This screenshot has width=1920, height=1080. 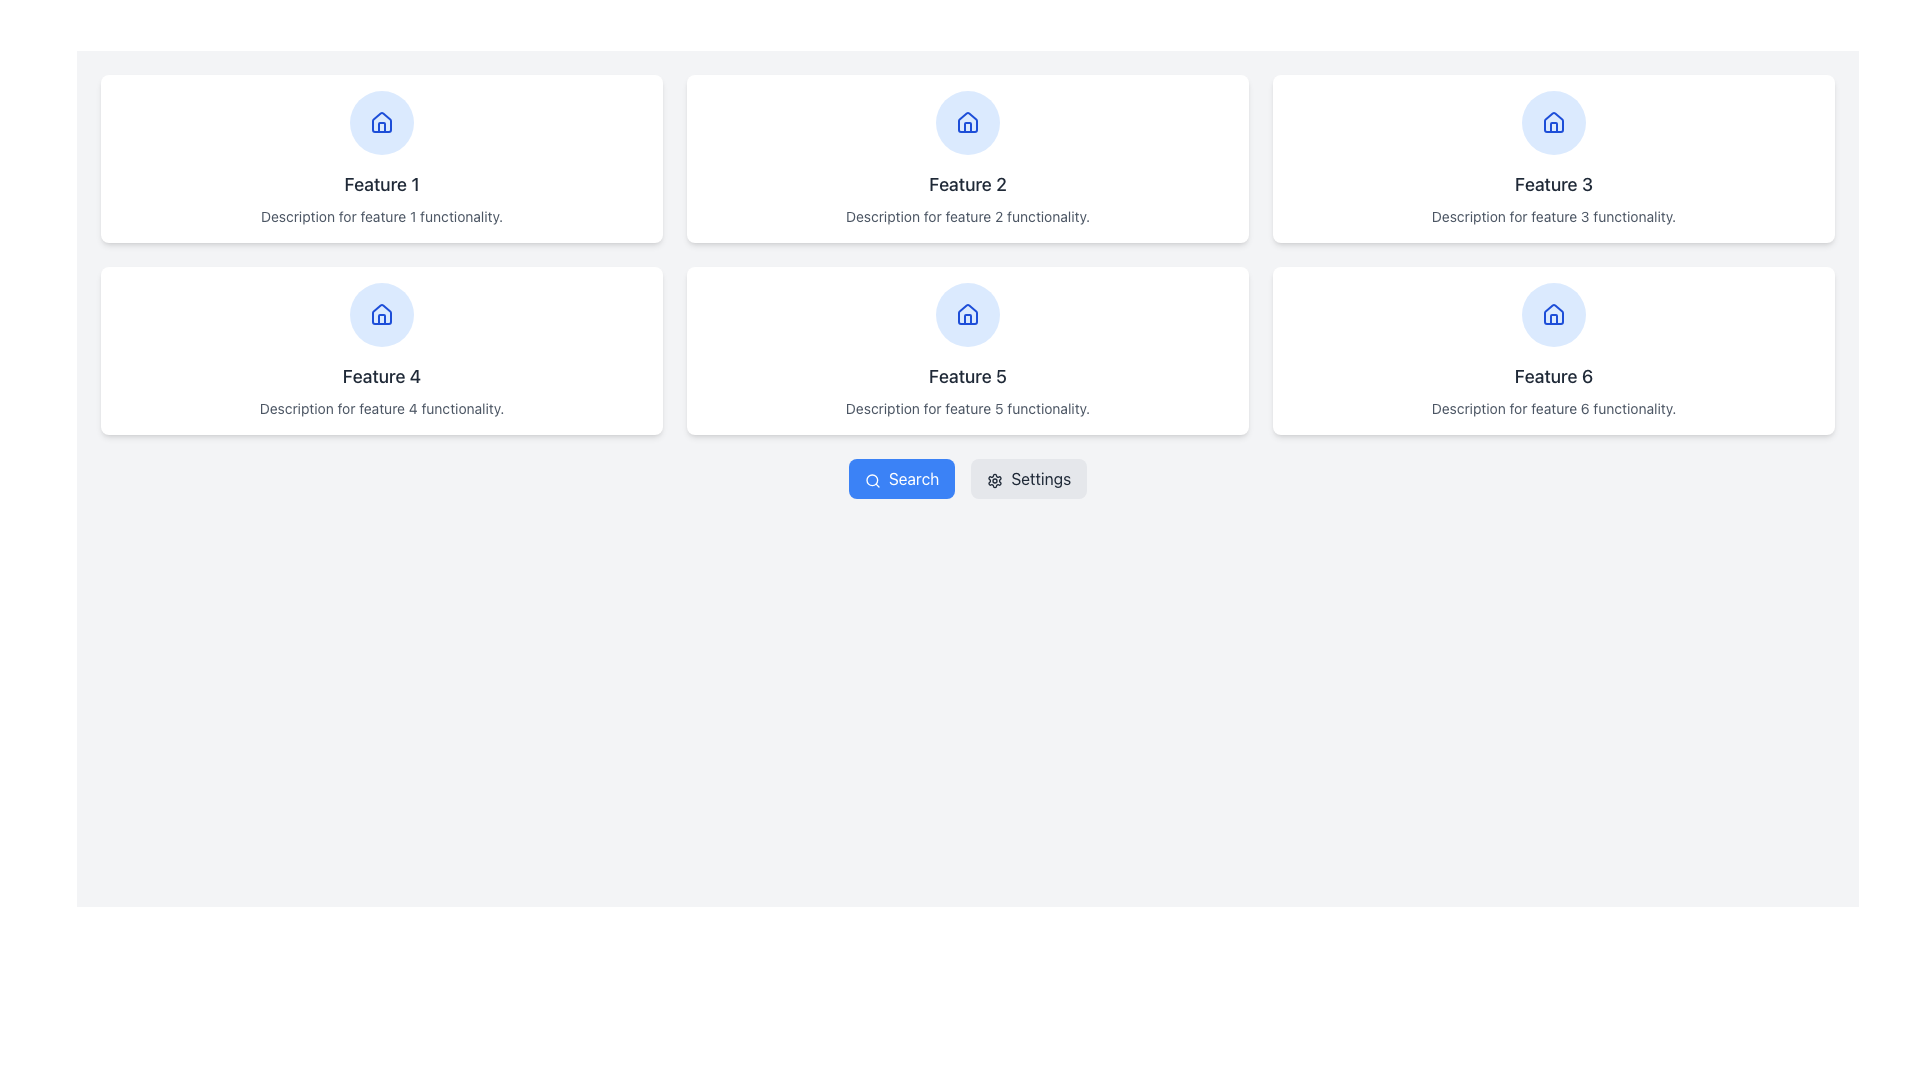 What do you see at coordinates (968, 315) in the screenshot?
I see `the circular blue icon with a house symbol located in the card labeled 'Feature 5', positioned in the upper section of the card` at bounding box center [968, 315].